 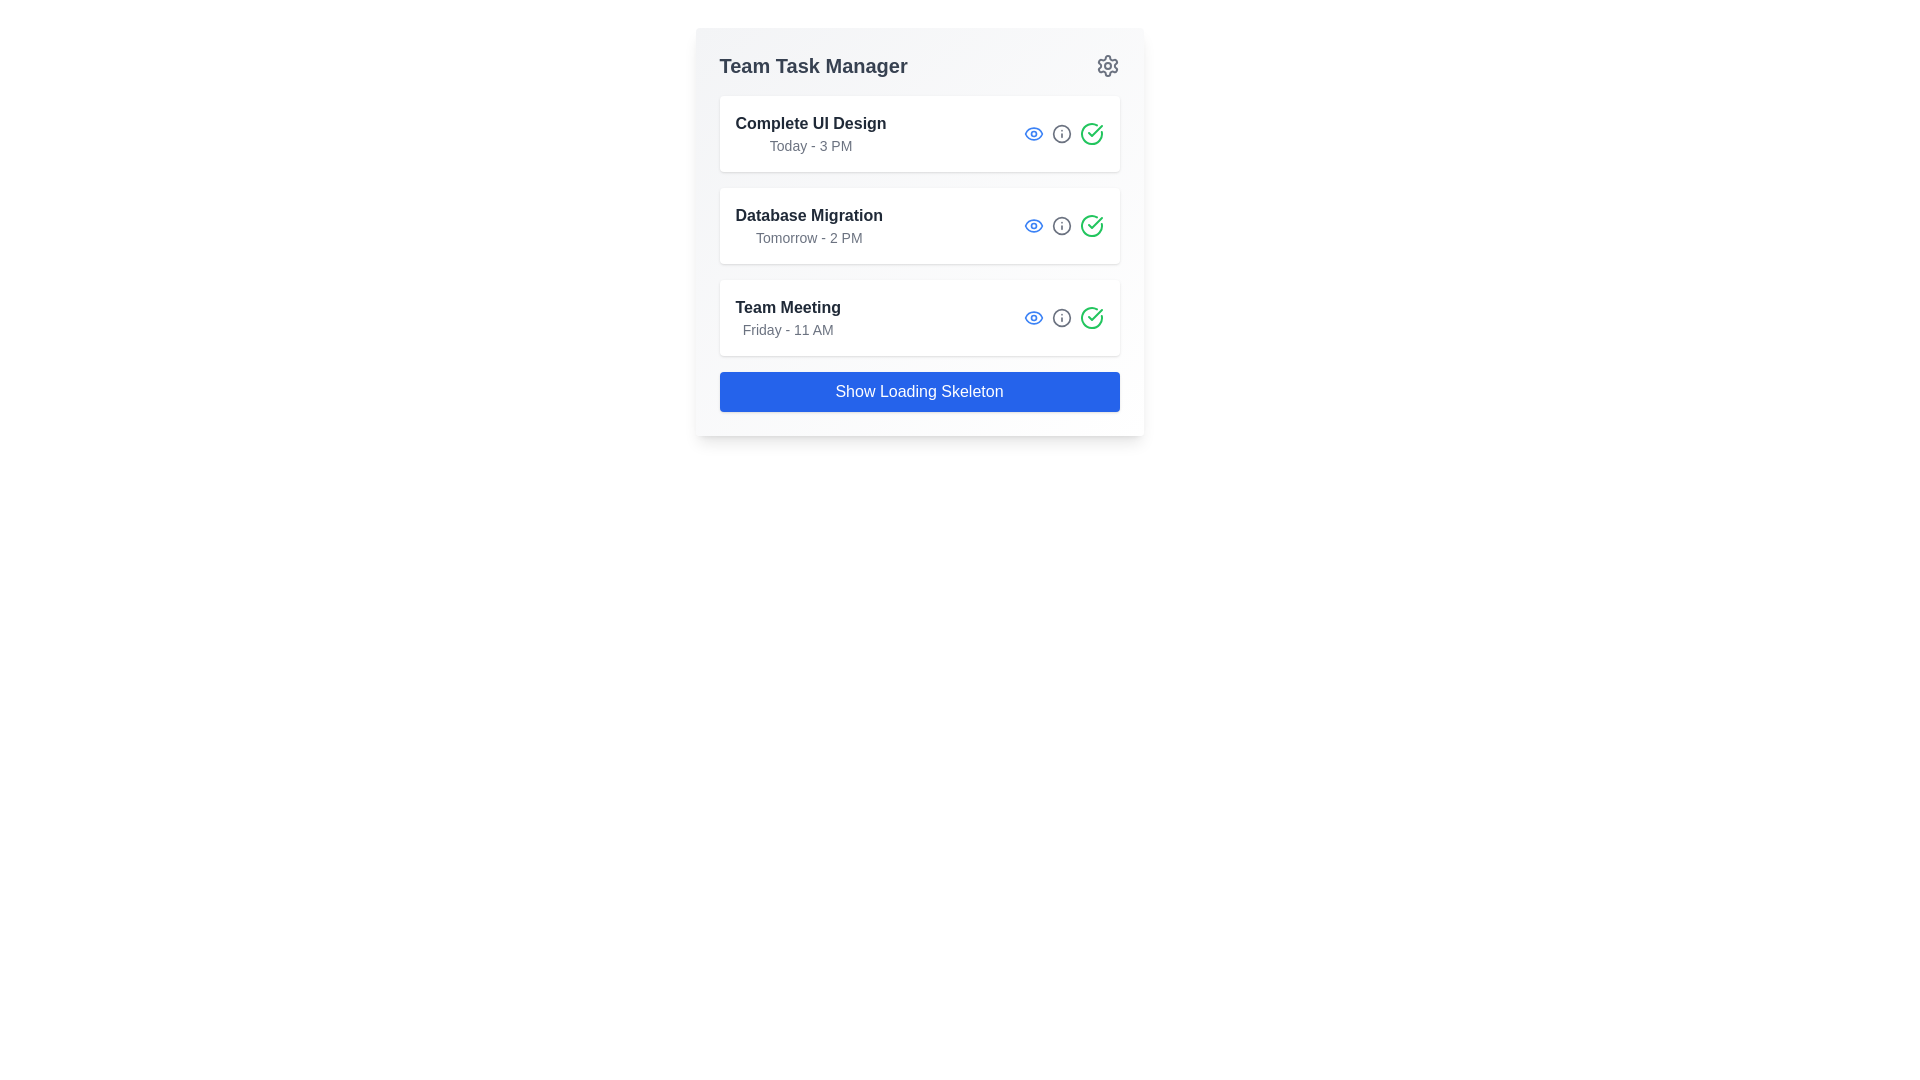 I want to click on the 'Show Loading Skeleton' button, which has a blue background and white text, located at the bottom of the 'Team Task Manager' card, so click(x=918, y=392).